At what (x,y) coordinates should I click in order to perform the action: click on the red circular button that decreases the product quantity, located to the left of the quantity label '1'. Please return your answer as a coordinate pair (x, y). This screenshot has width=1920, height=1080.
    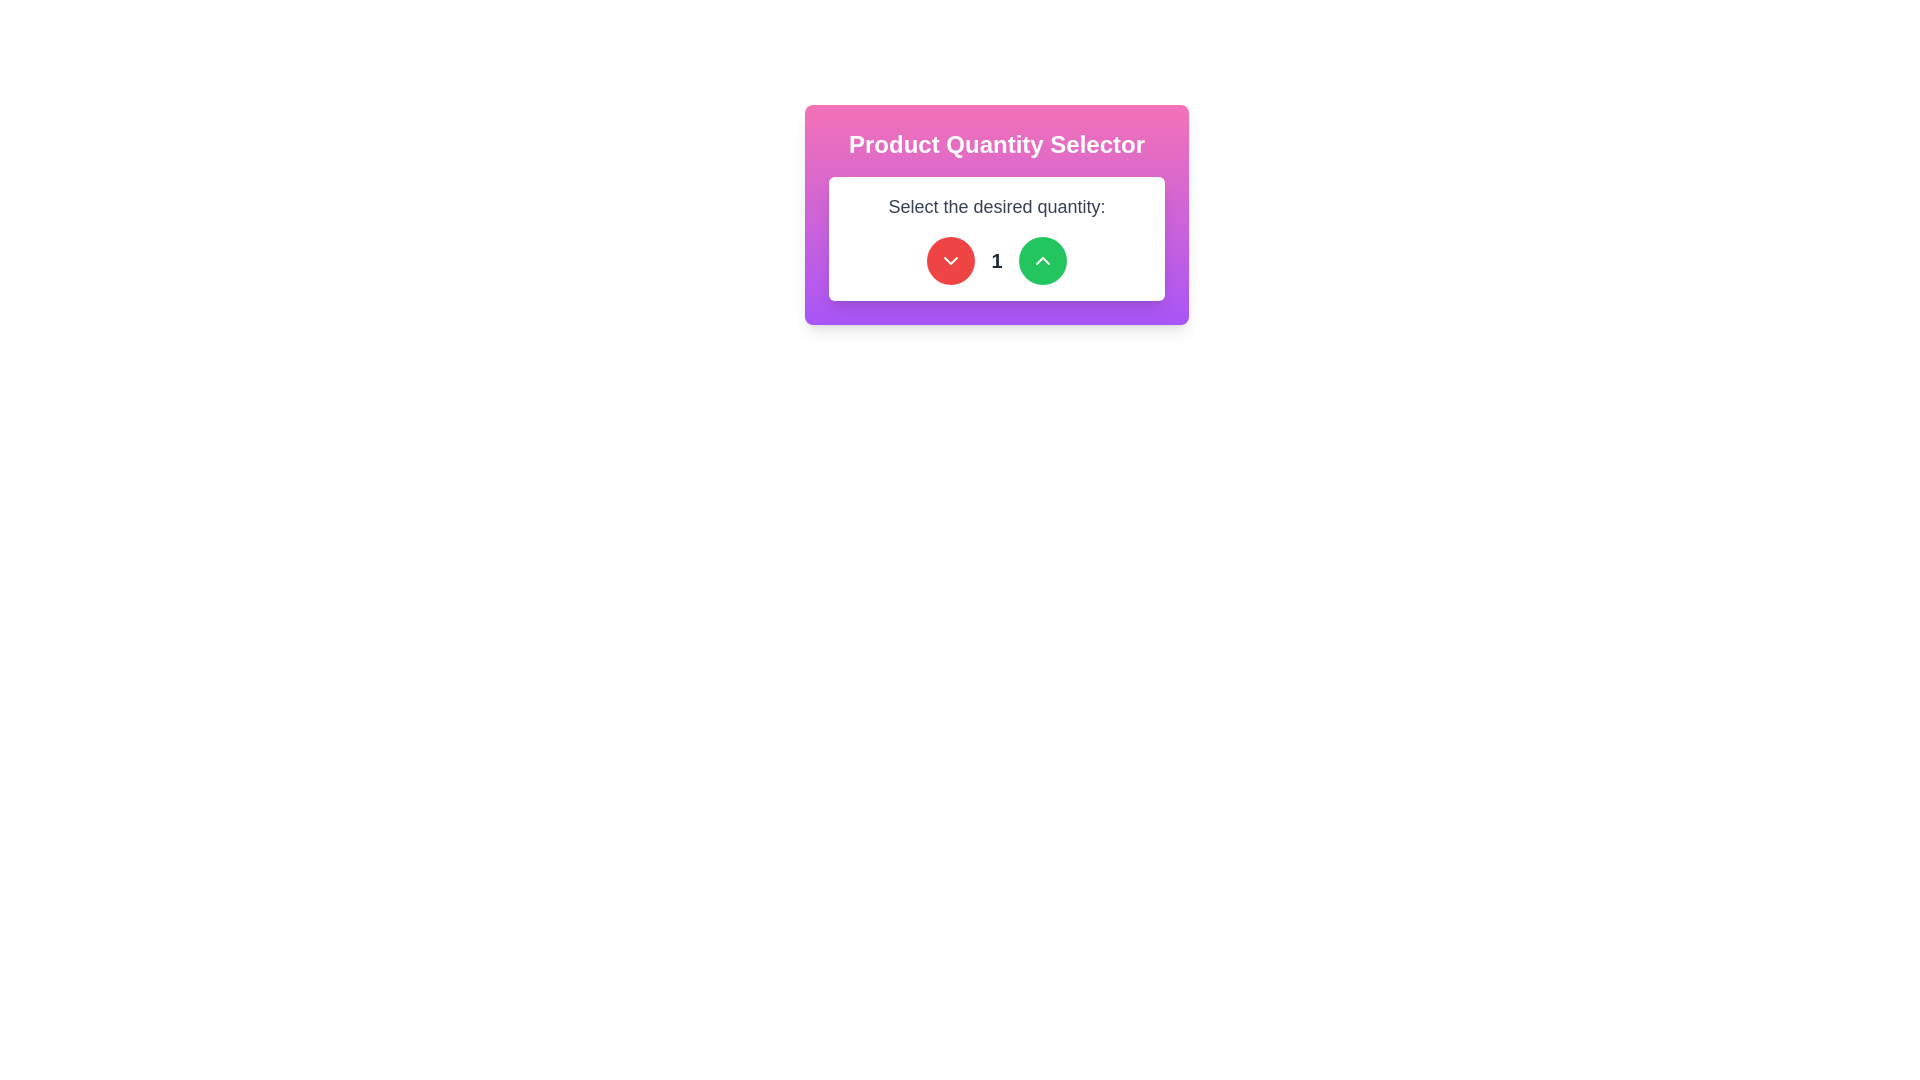
    Looking at the image, I should click on (950, 260).